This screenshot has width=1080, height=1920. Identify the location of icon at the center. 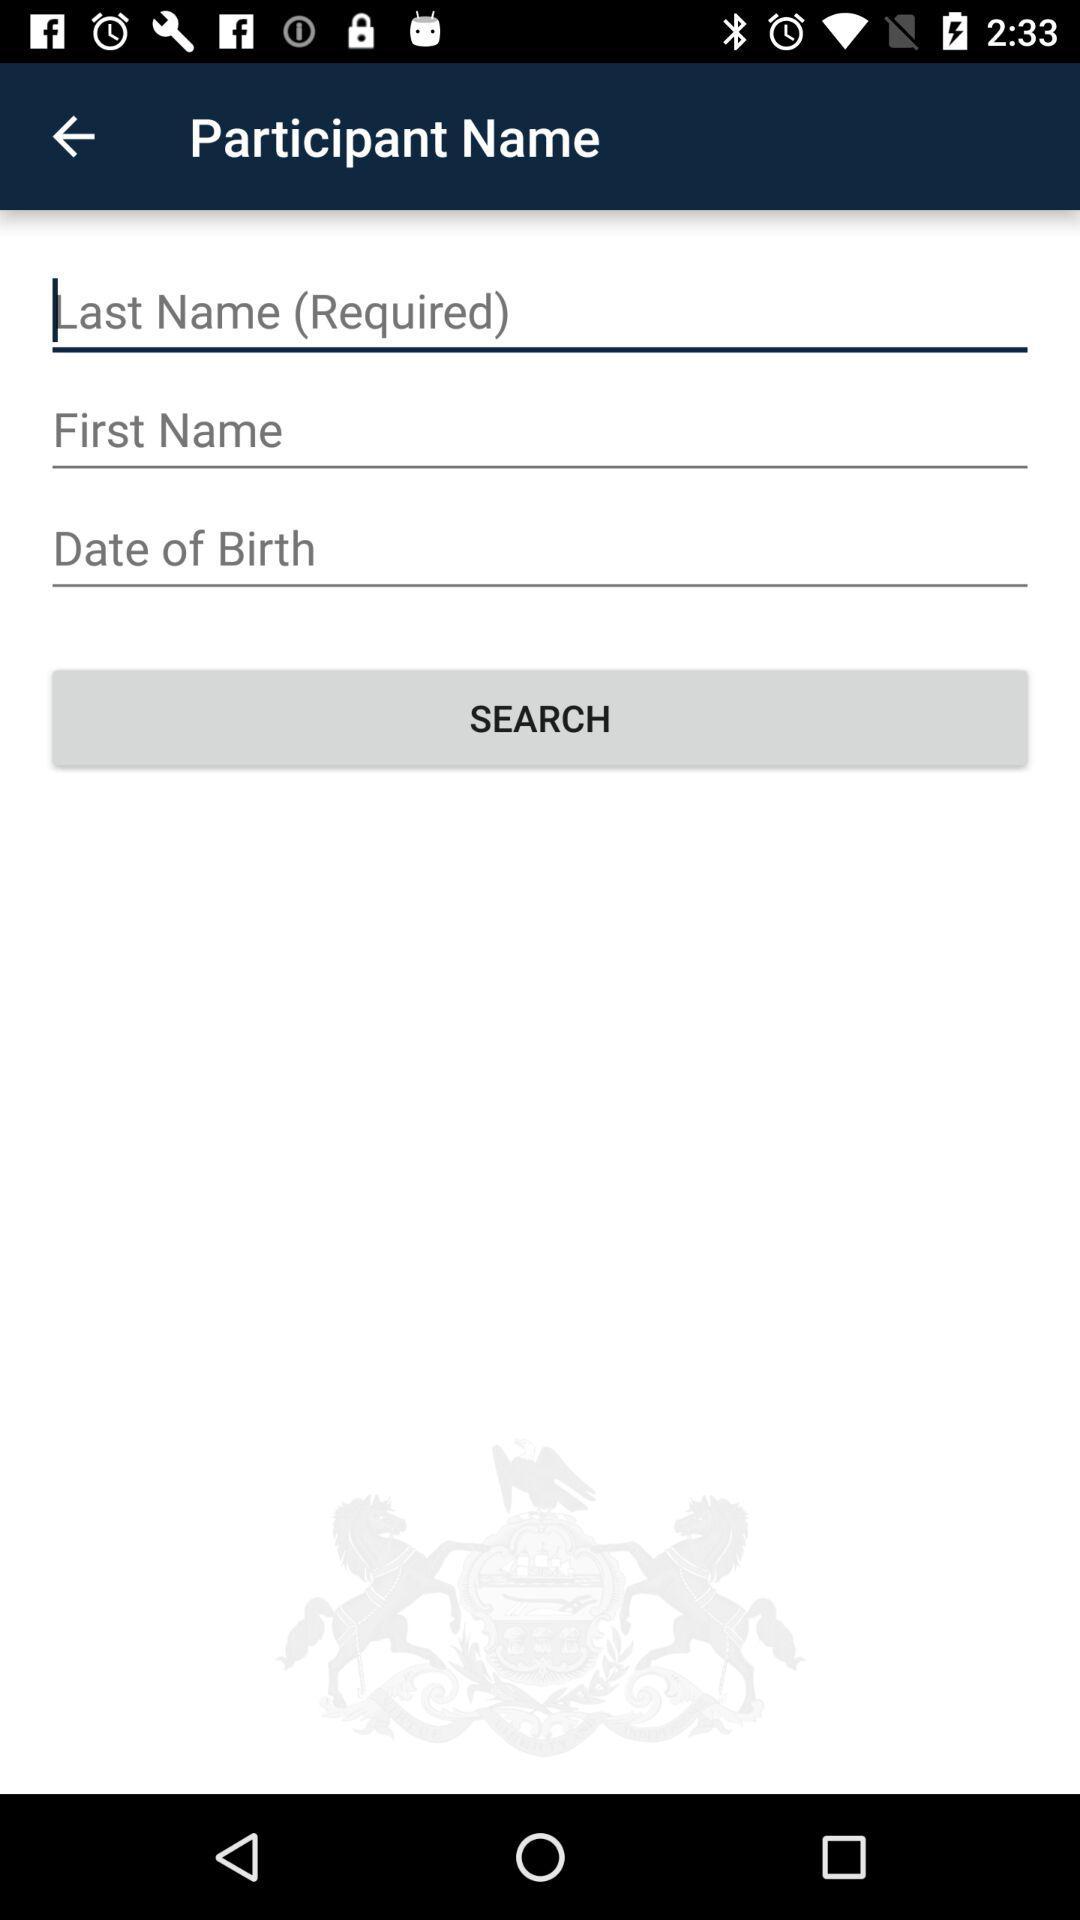
(540, 717).